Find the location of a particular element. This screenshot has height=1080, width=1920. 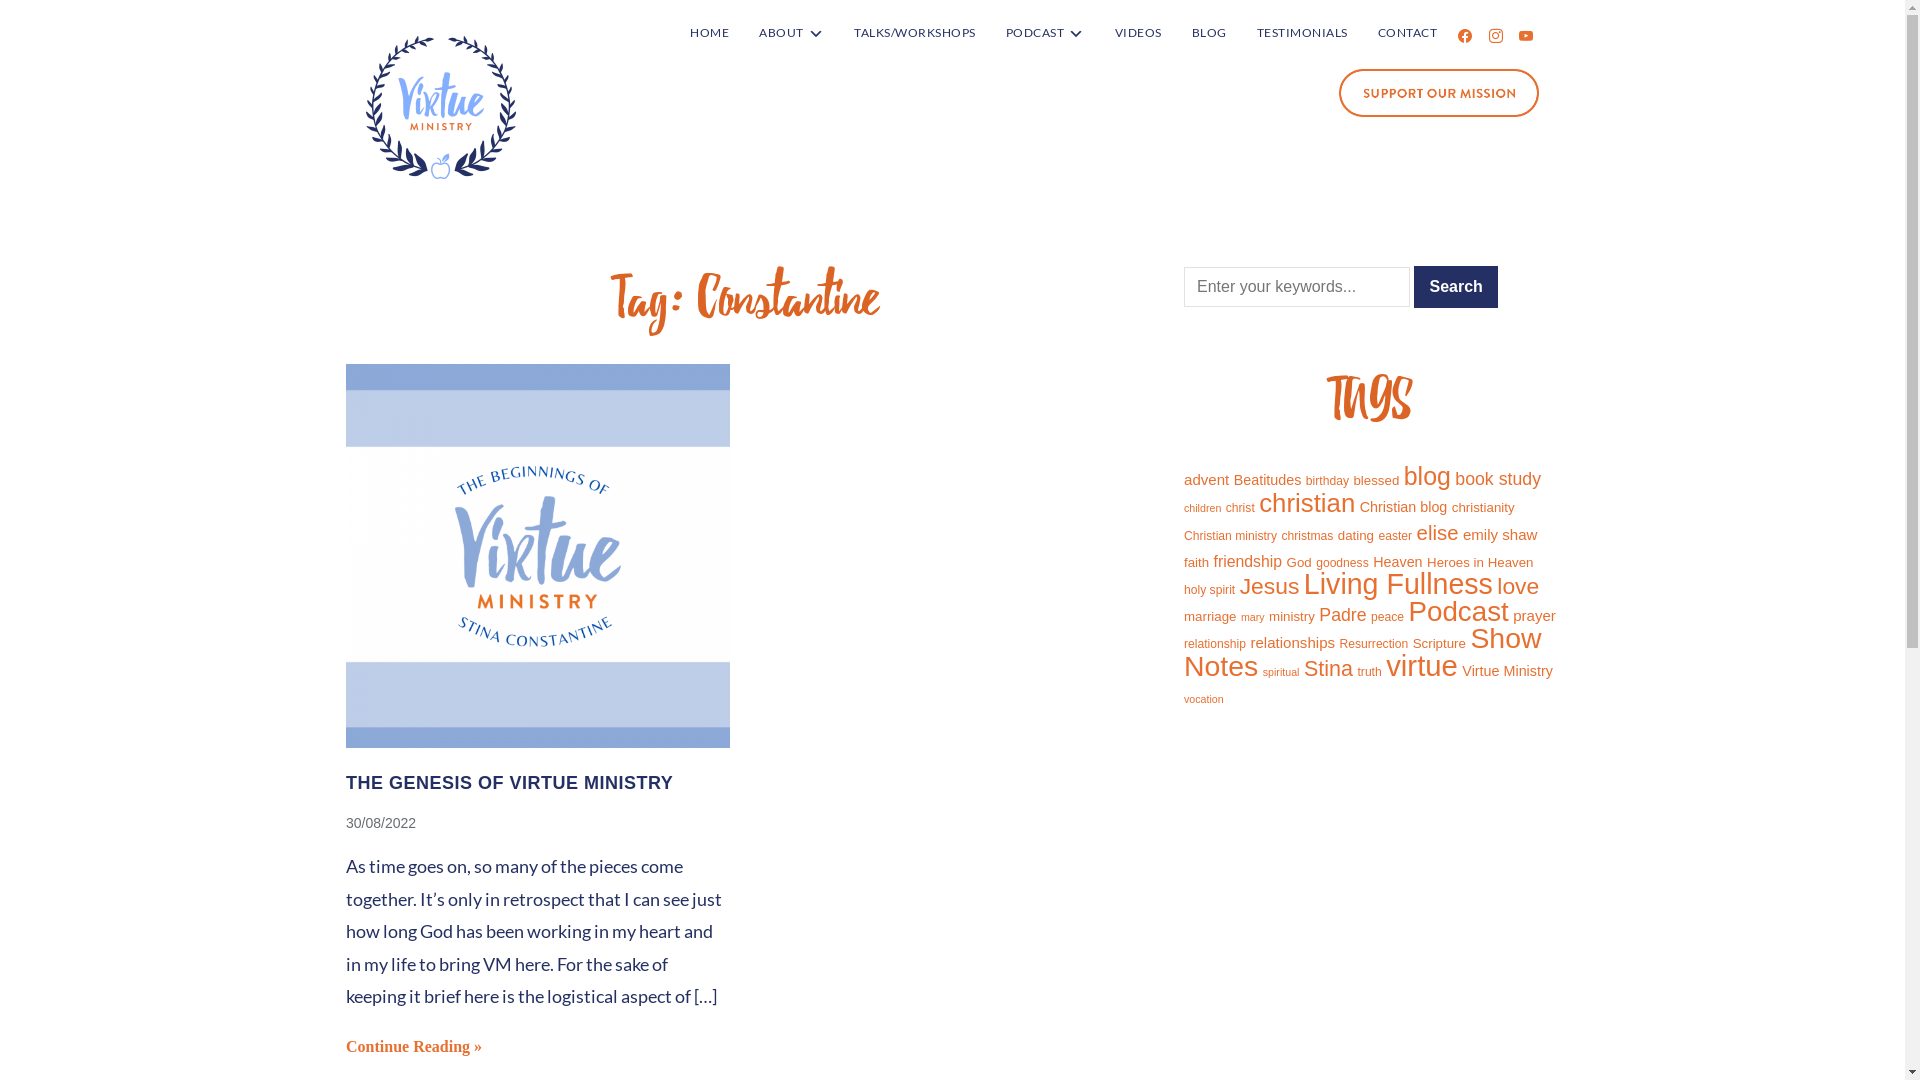

'CONTACT' is located at coordinates (1376, 33).